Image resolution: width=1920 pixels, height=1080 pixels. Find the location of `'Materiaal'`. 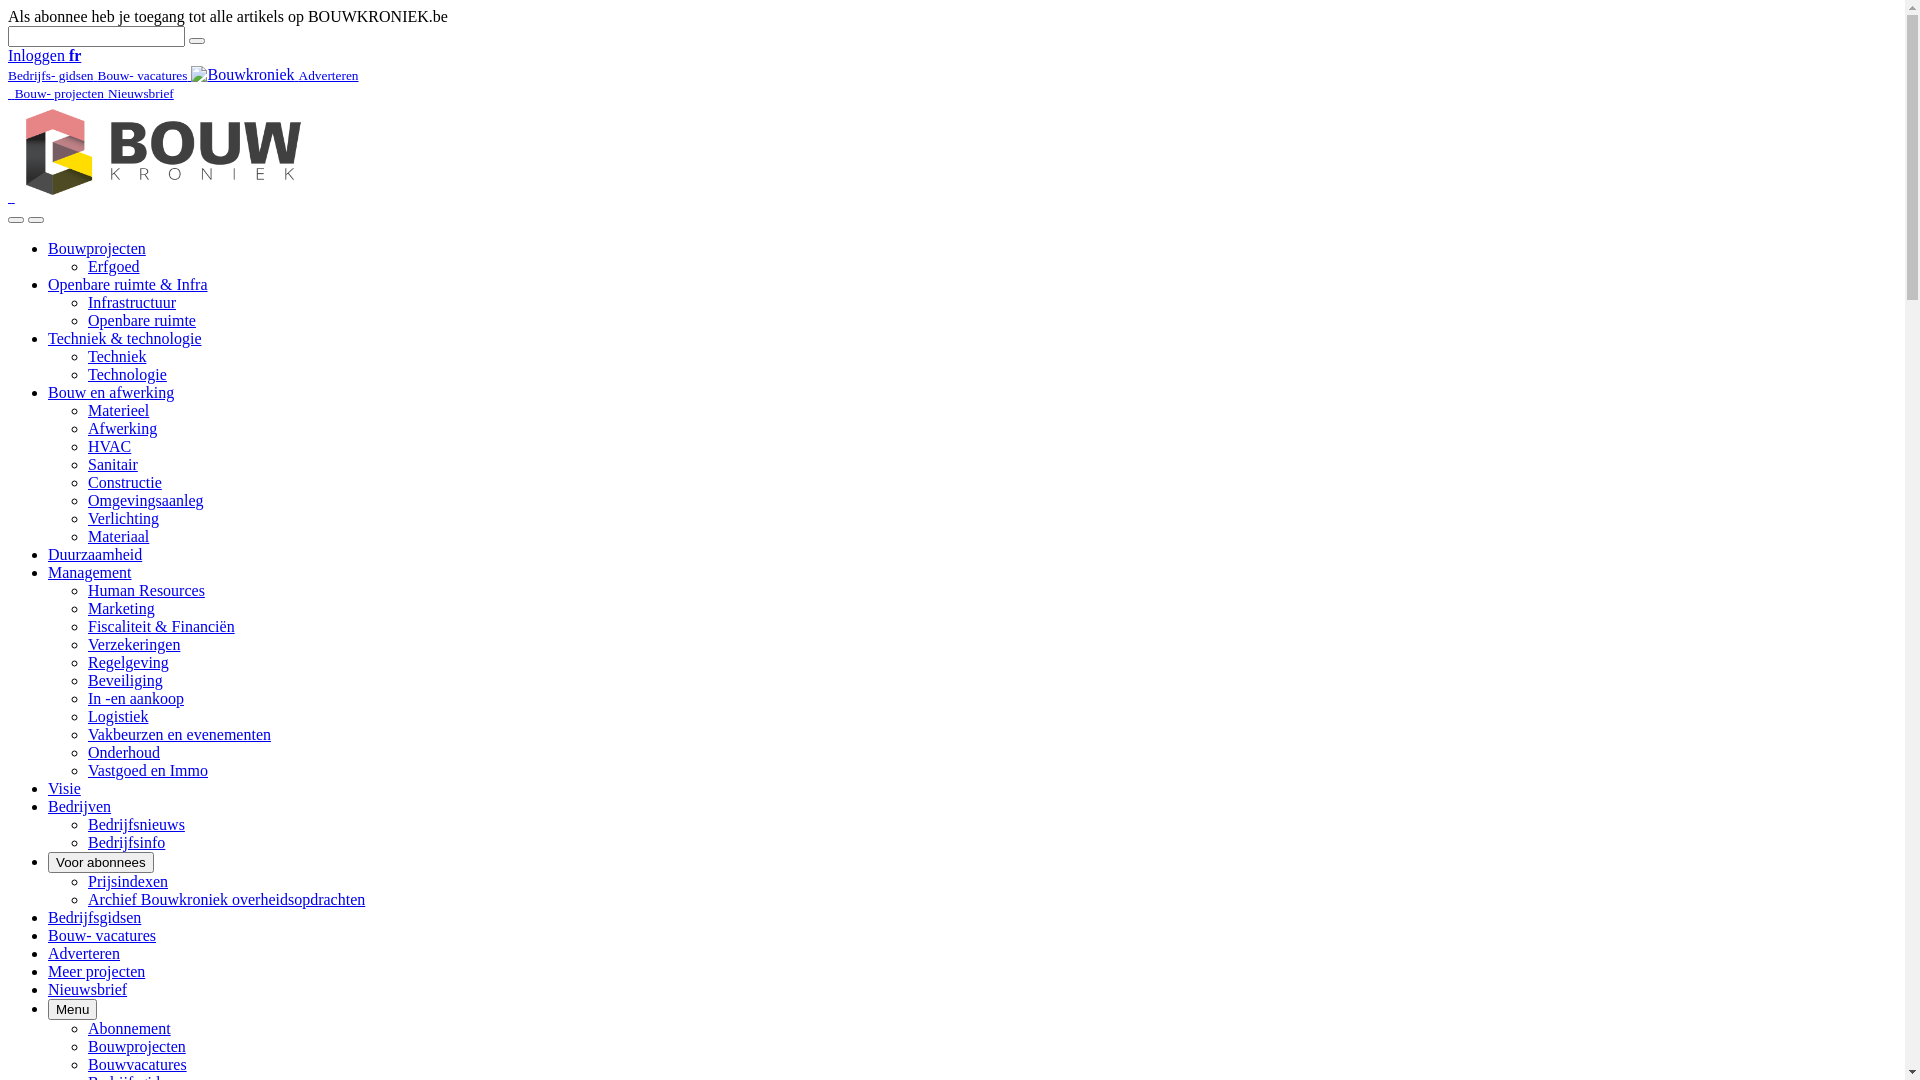

'Materiaal' is located at coordinates (86, 535).